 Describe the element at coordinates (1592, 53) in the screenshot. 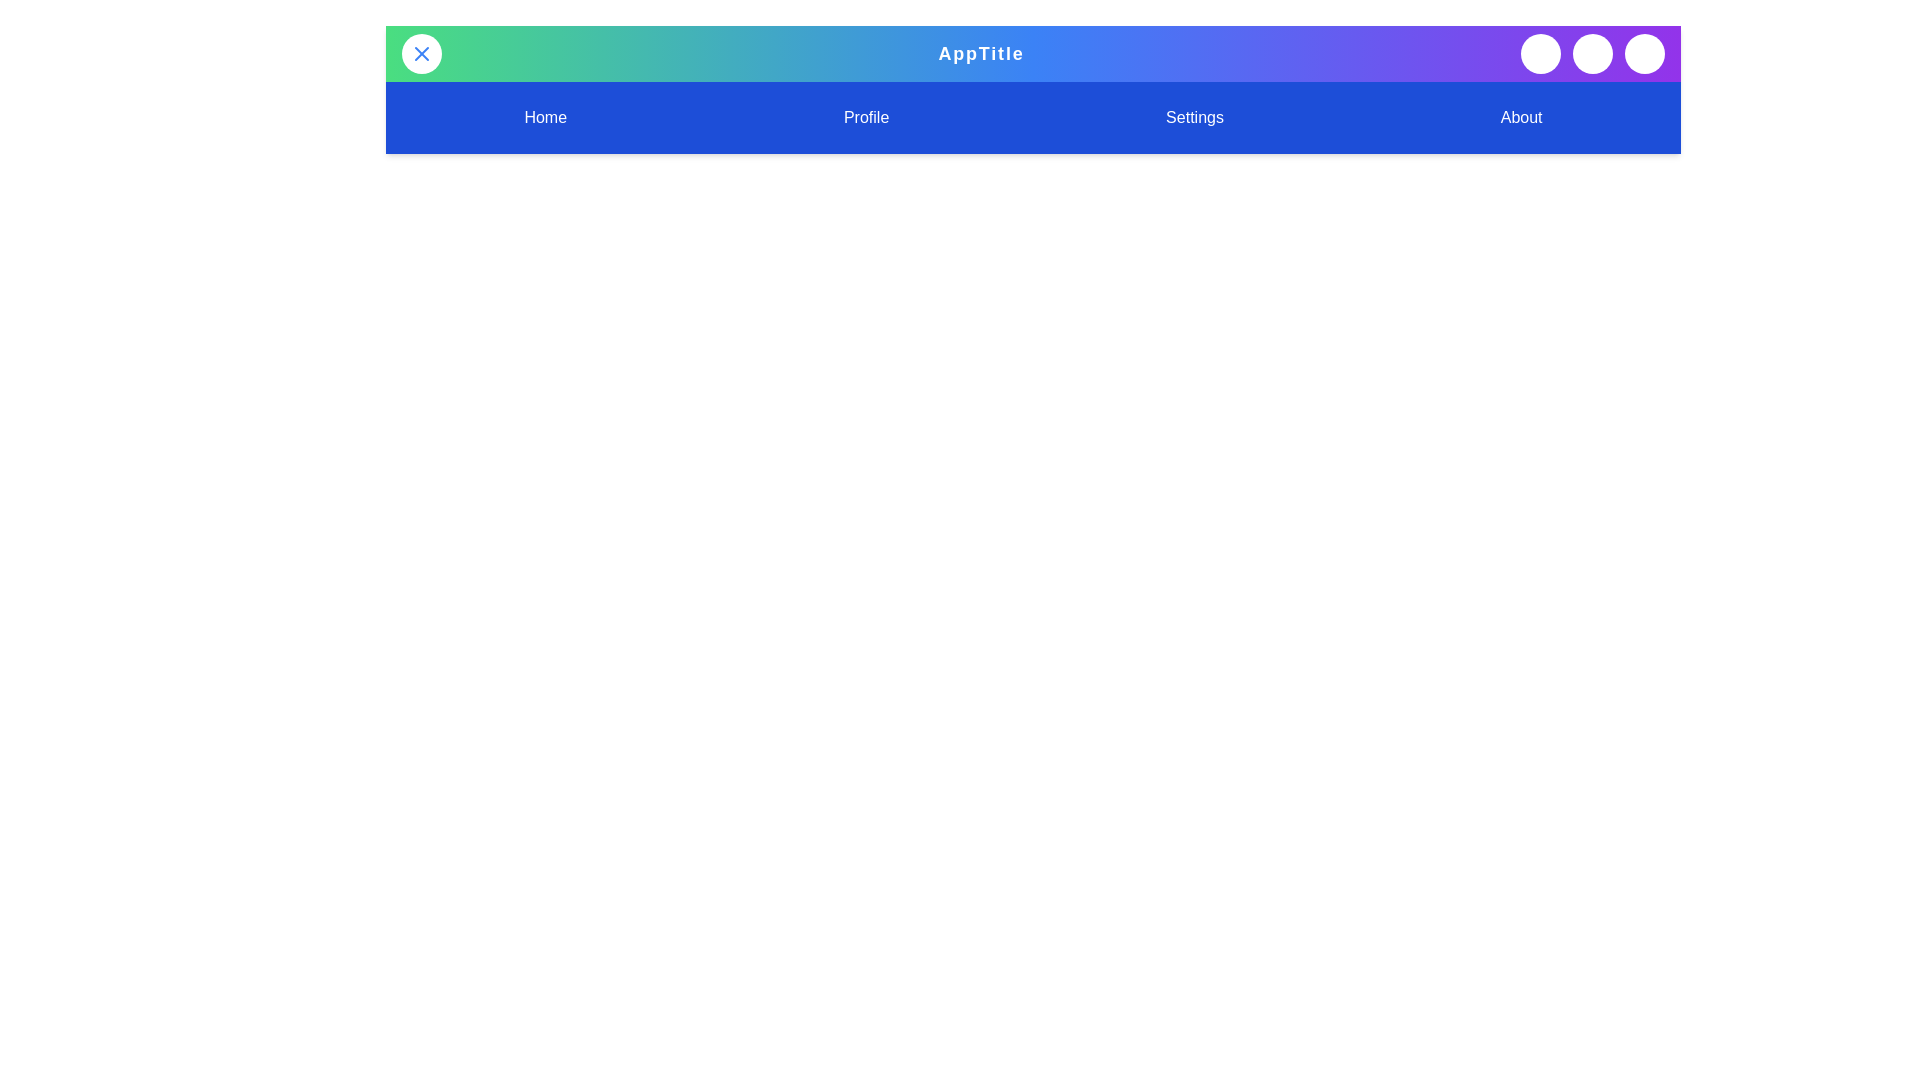

I see `the 'Notifications' button` at that location.